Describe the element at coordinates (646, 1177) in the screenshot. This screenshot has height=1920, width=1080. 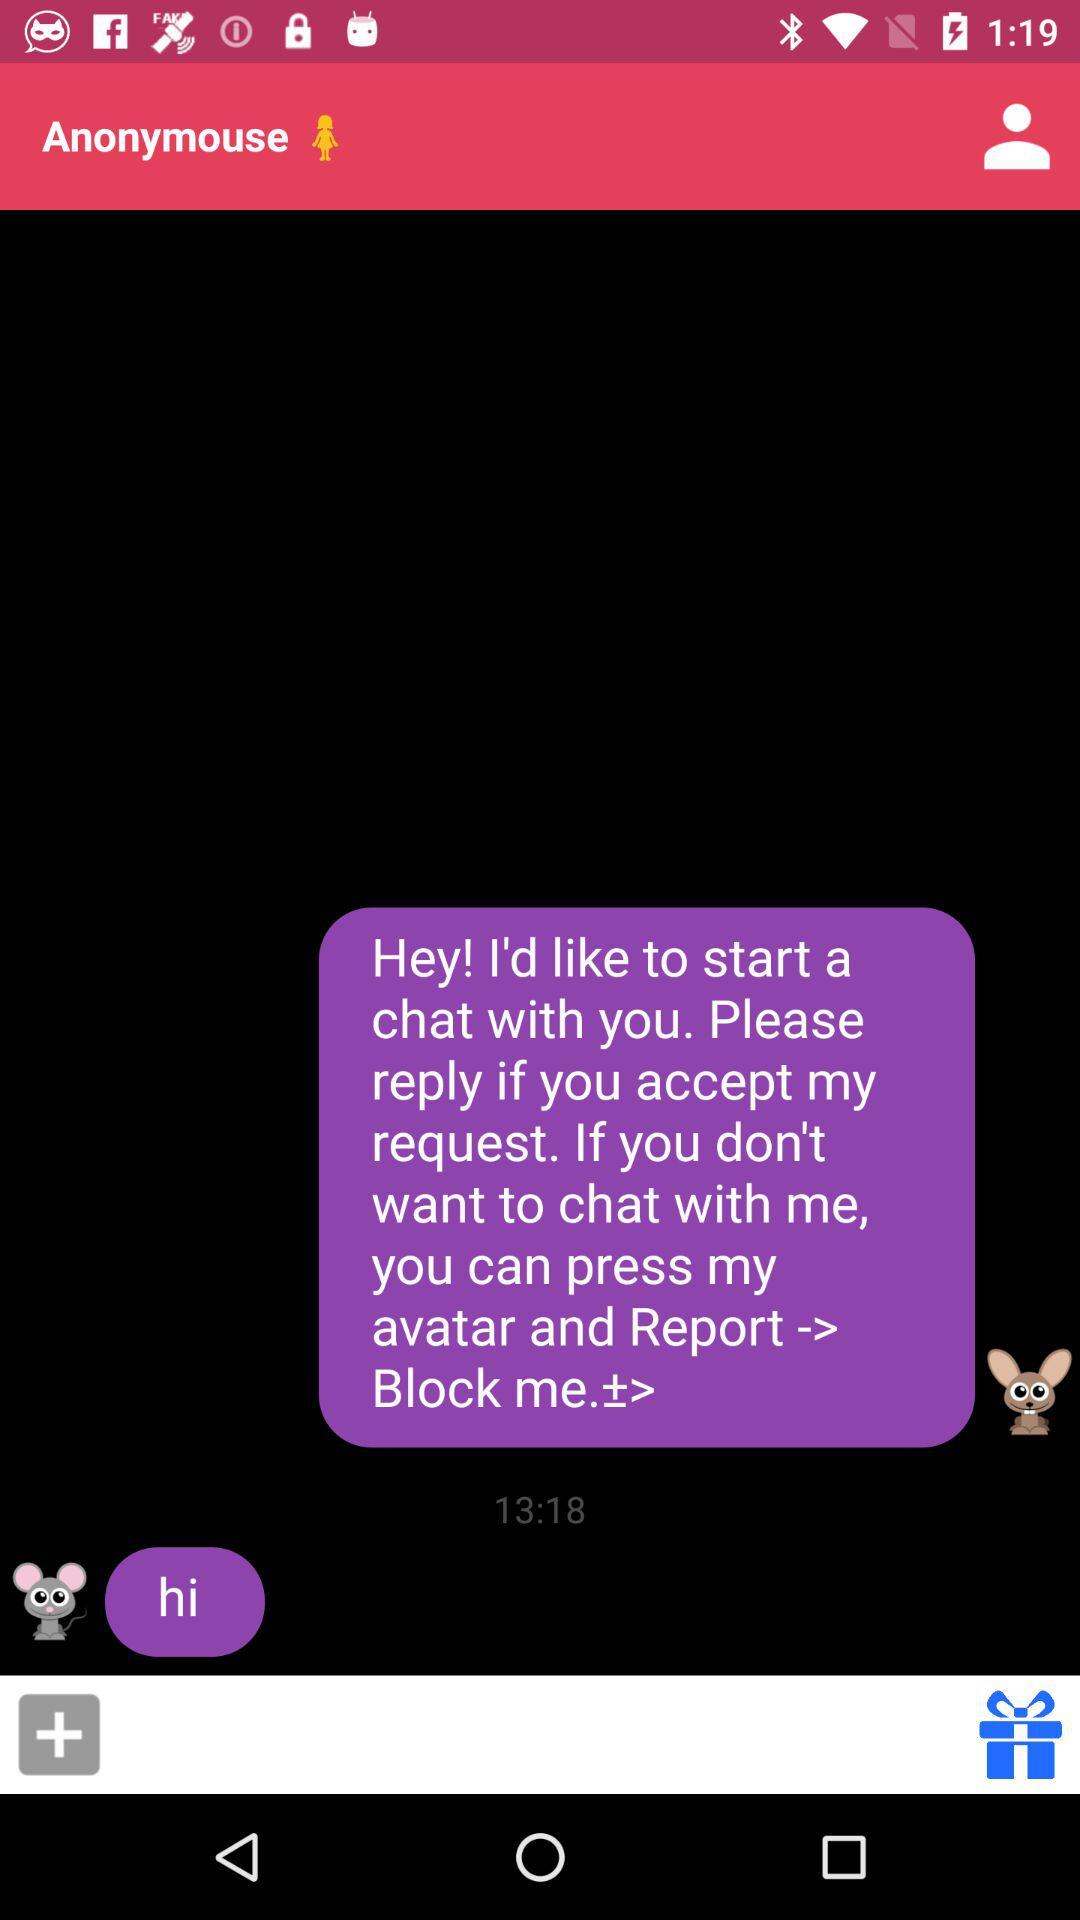
I see `the hey i d` at that location.